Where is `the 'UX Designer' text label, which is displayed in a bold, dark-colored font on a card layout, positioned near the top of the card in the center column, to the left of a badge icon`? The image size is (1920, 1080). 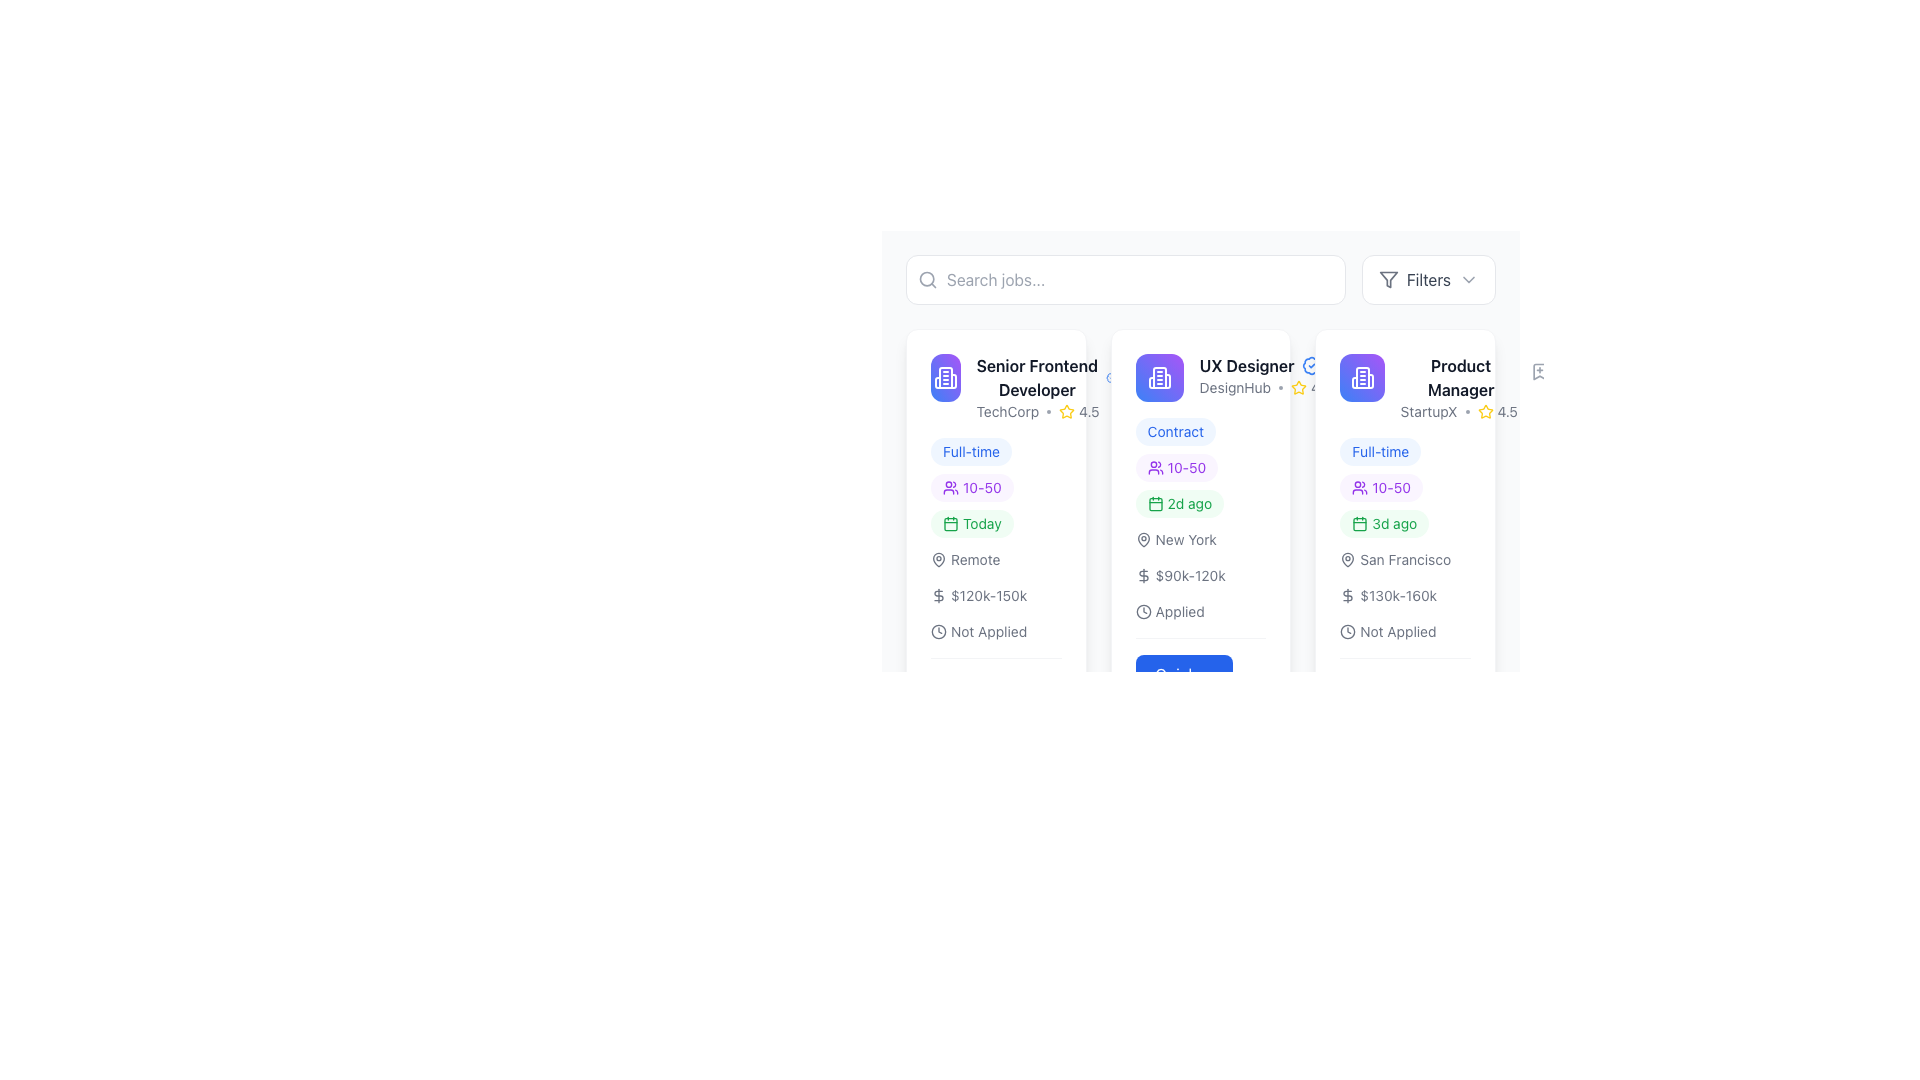
the 'UX Designer' text label, which is displayed in a bold, dark-colored font on a card layout, positioned near the top of the card in the center column, to the left of a badge icon is located at coordinates (1246, 366).